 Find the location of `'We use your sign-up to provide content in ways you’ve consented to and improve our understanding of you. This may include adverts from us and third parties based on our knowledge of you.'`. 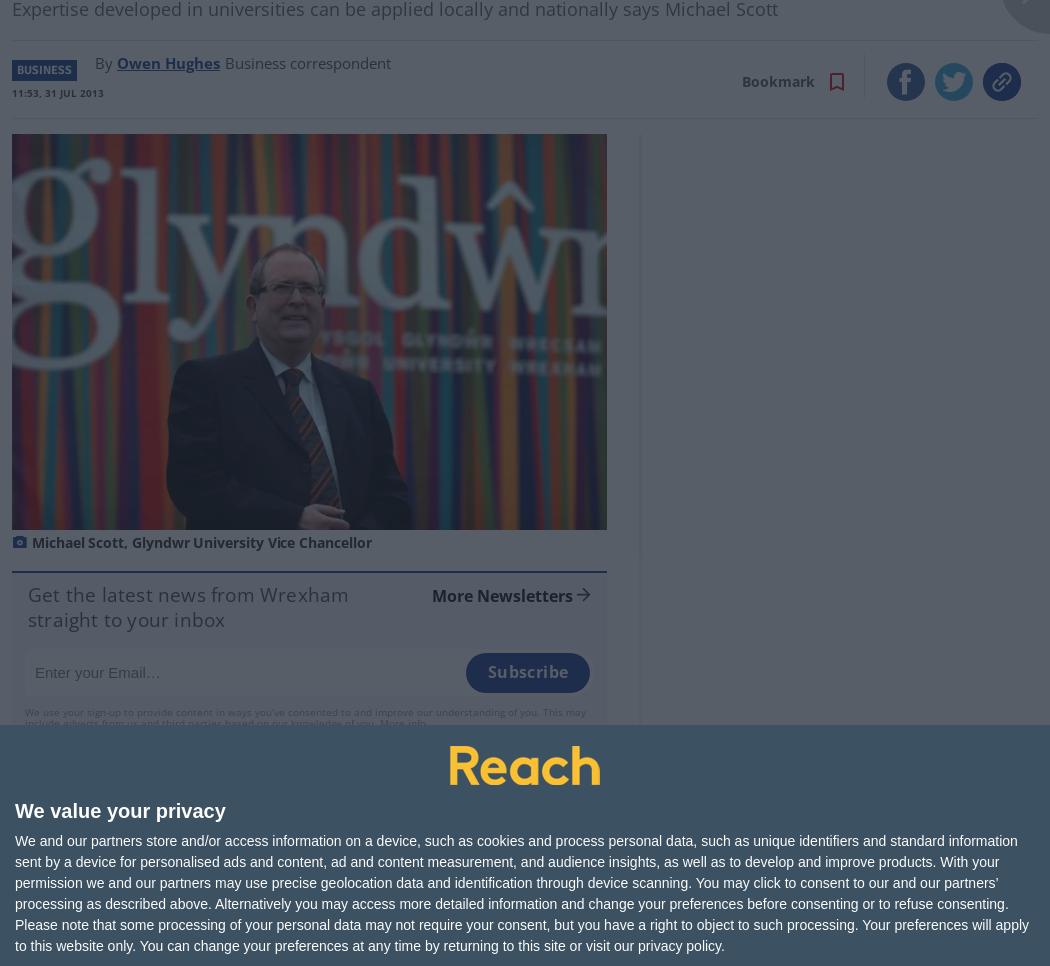

'We use your sign-up to provide content in ways you’ve consented to and improve our understanding of you. This may include adverts from us and third parties based on our knowledge of you.' is located at coordinates (24, 715).